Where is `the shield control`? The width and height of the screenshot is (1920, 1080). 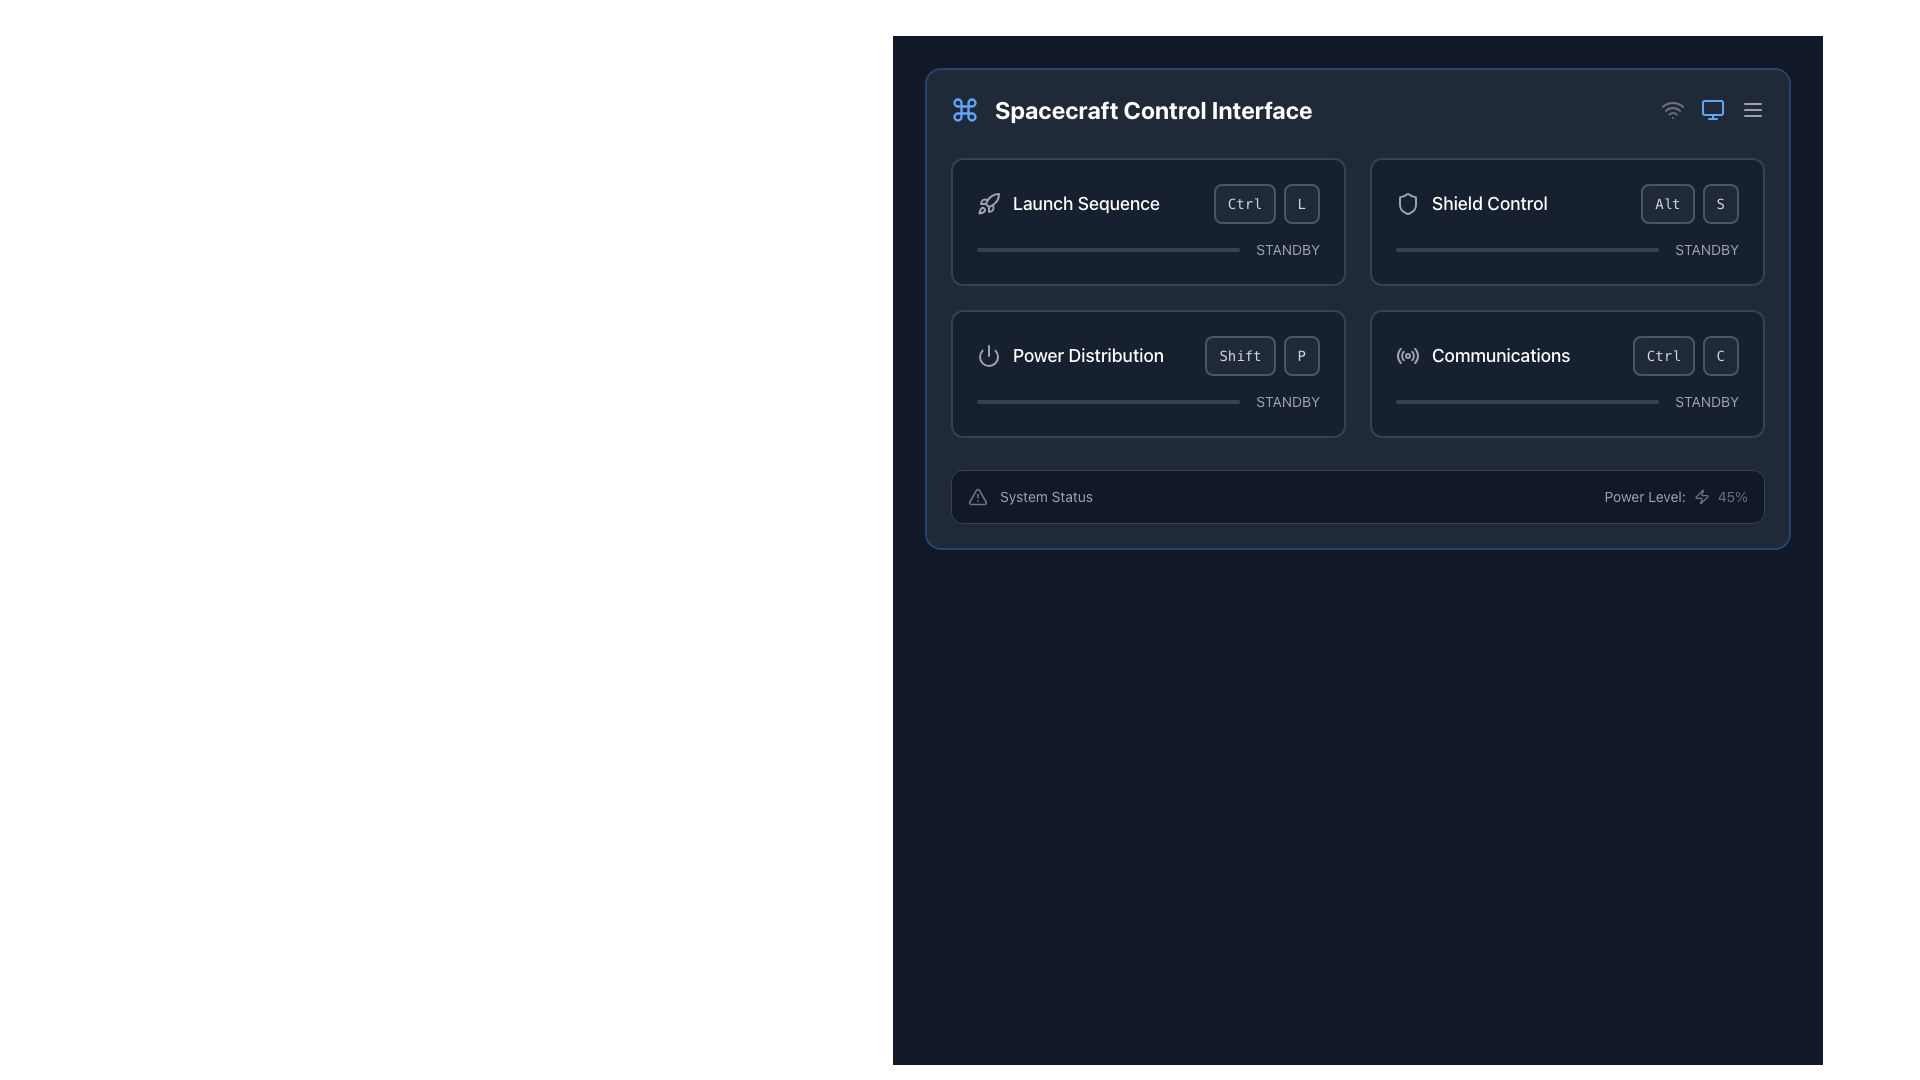 the shield control is located at coordinates (1405, 249).